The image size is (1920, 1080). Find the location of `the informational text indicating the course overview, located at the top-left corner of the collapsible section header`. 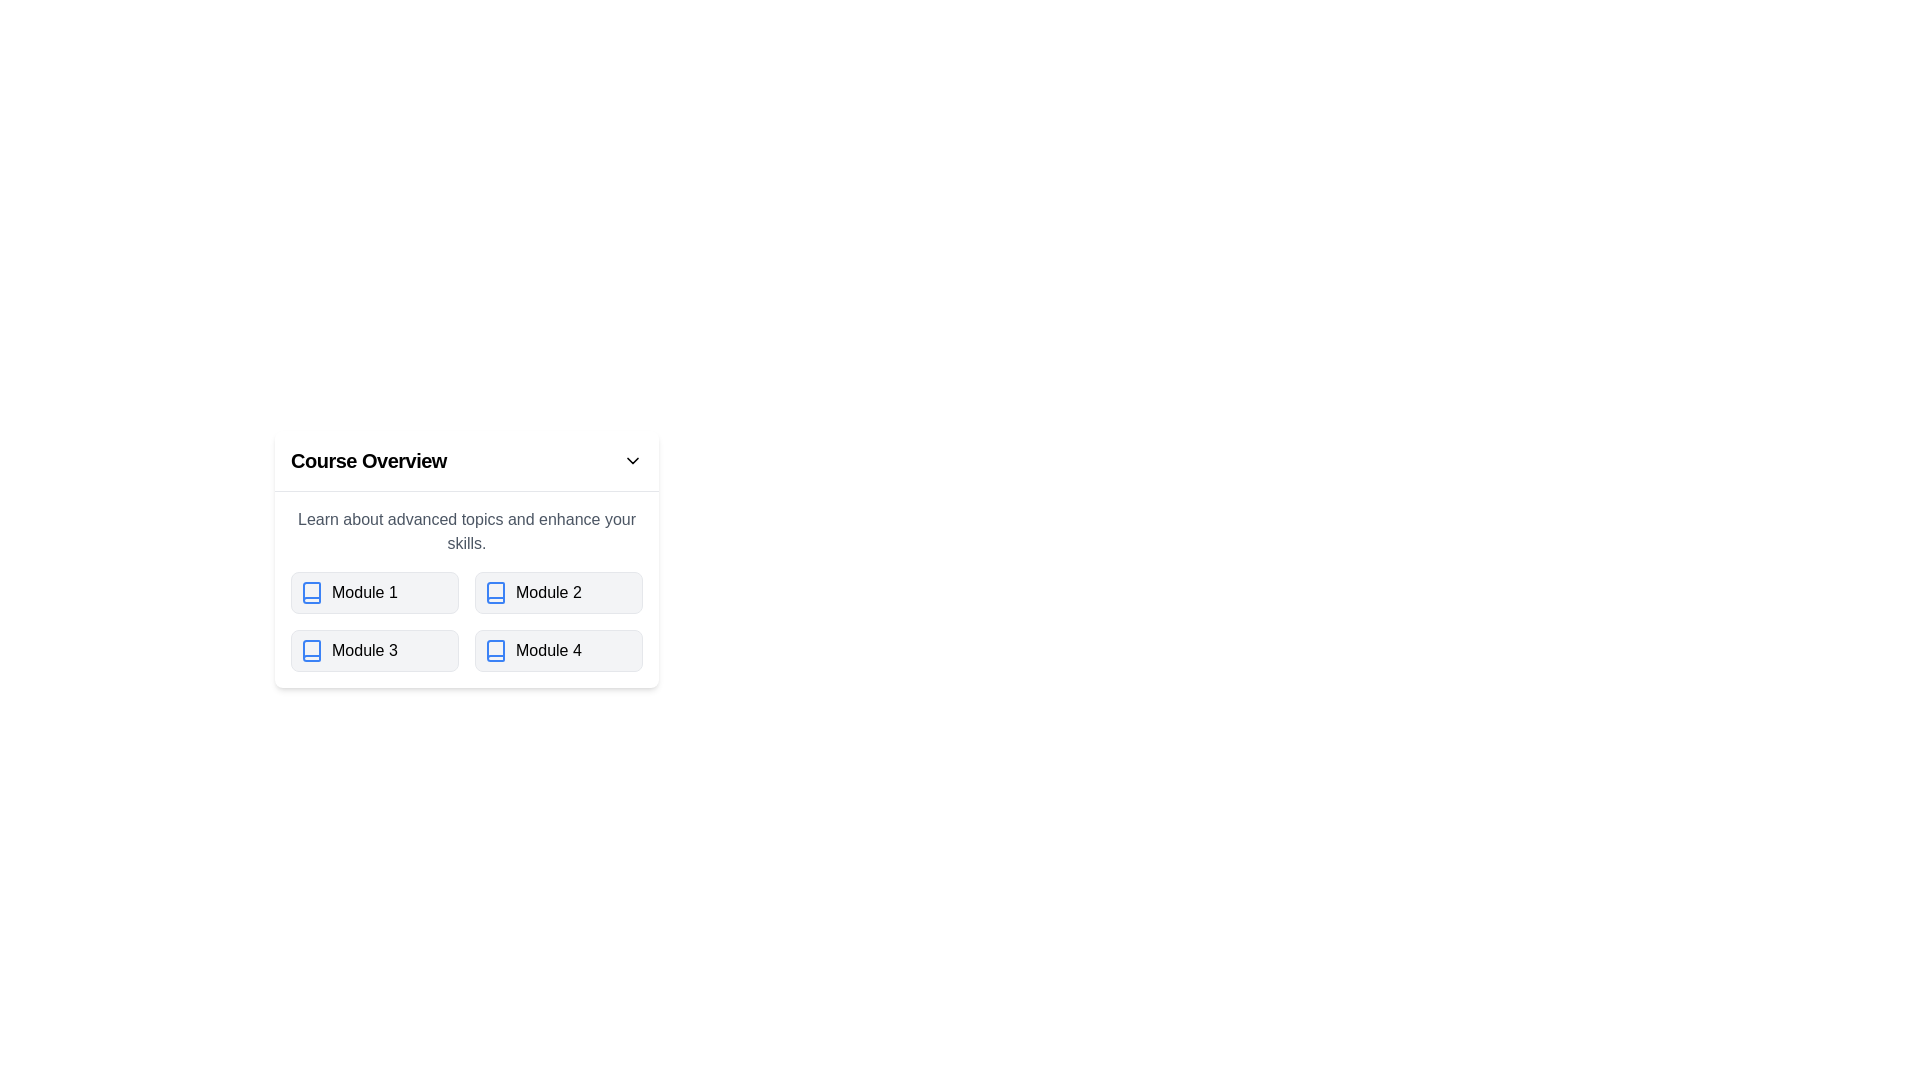

the informational text indicating the course overview, located at the top-left corner of the collapsible section header is located at coordinates (369, 461).